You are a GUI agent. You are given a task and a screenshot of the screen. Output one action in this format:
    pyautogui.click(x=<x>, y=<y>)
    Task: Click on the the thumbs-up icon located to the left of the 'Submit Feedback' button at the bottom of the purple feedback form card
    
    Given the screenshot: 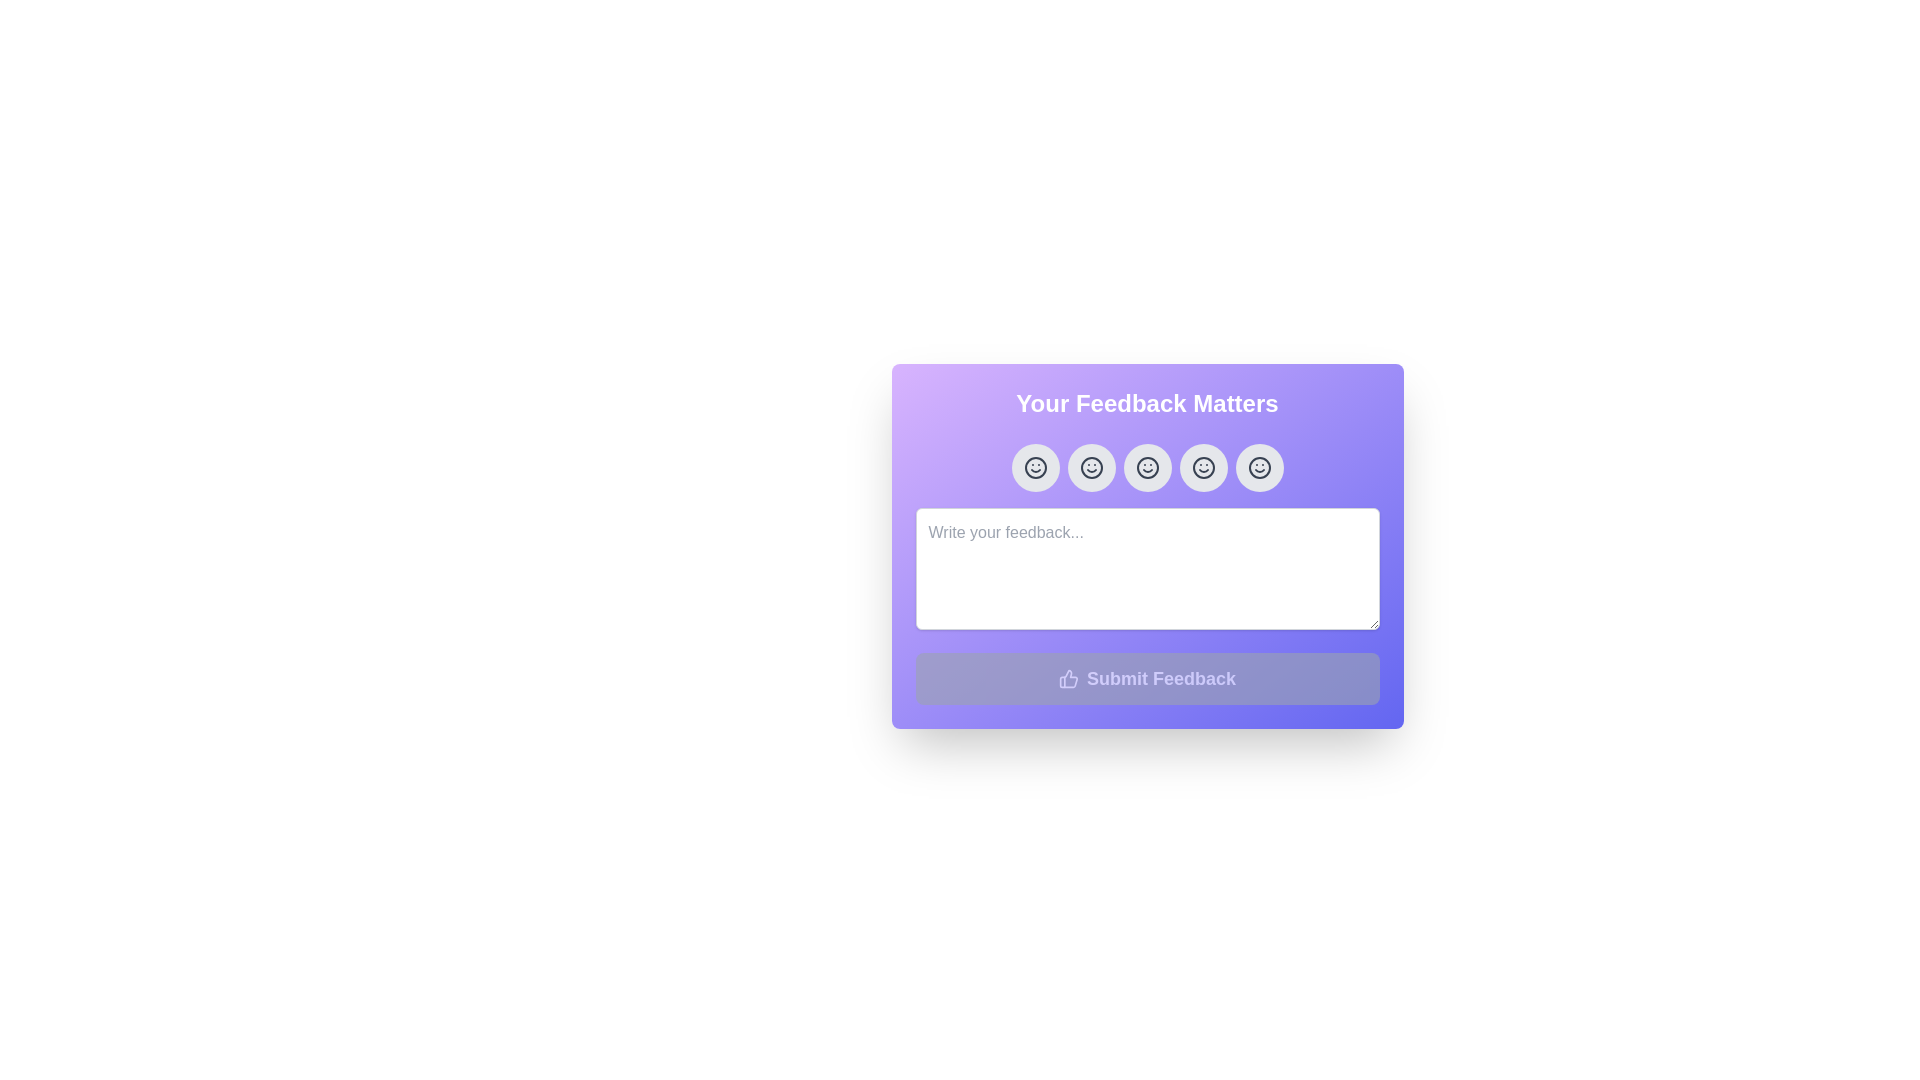 What is the action you would take?
    pyautogui.click(x=1068, y=677)
    